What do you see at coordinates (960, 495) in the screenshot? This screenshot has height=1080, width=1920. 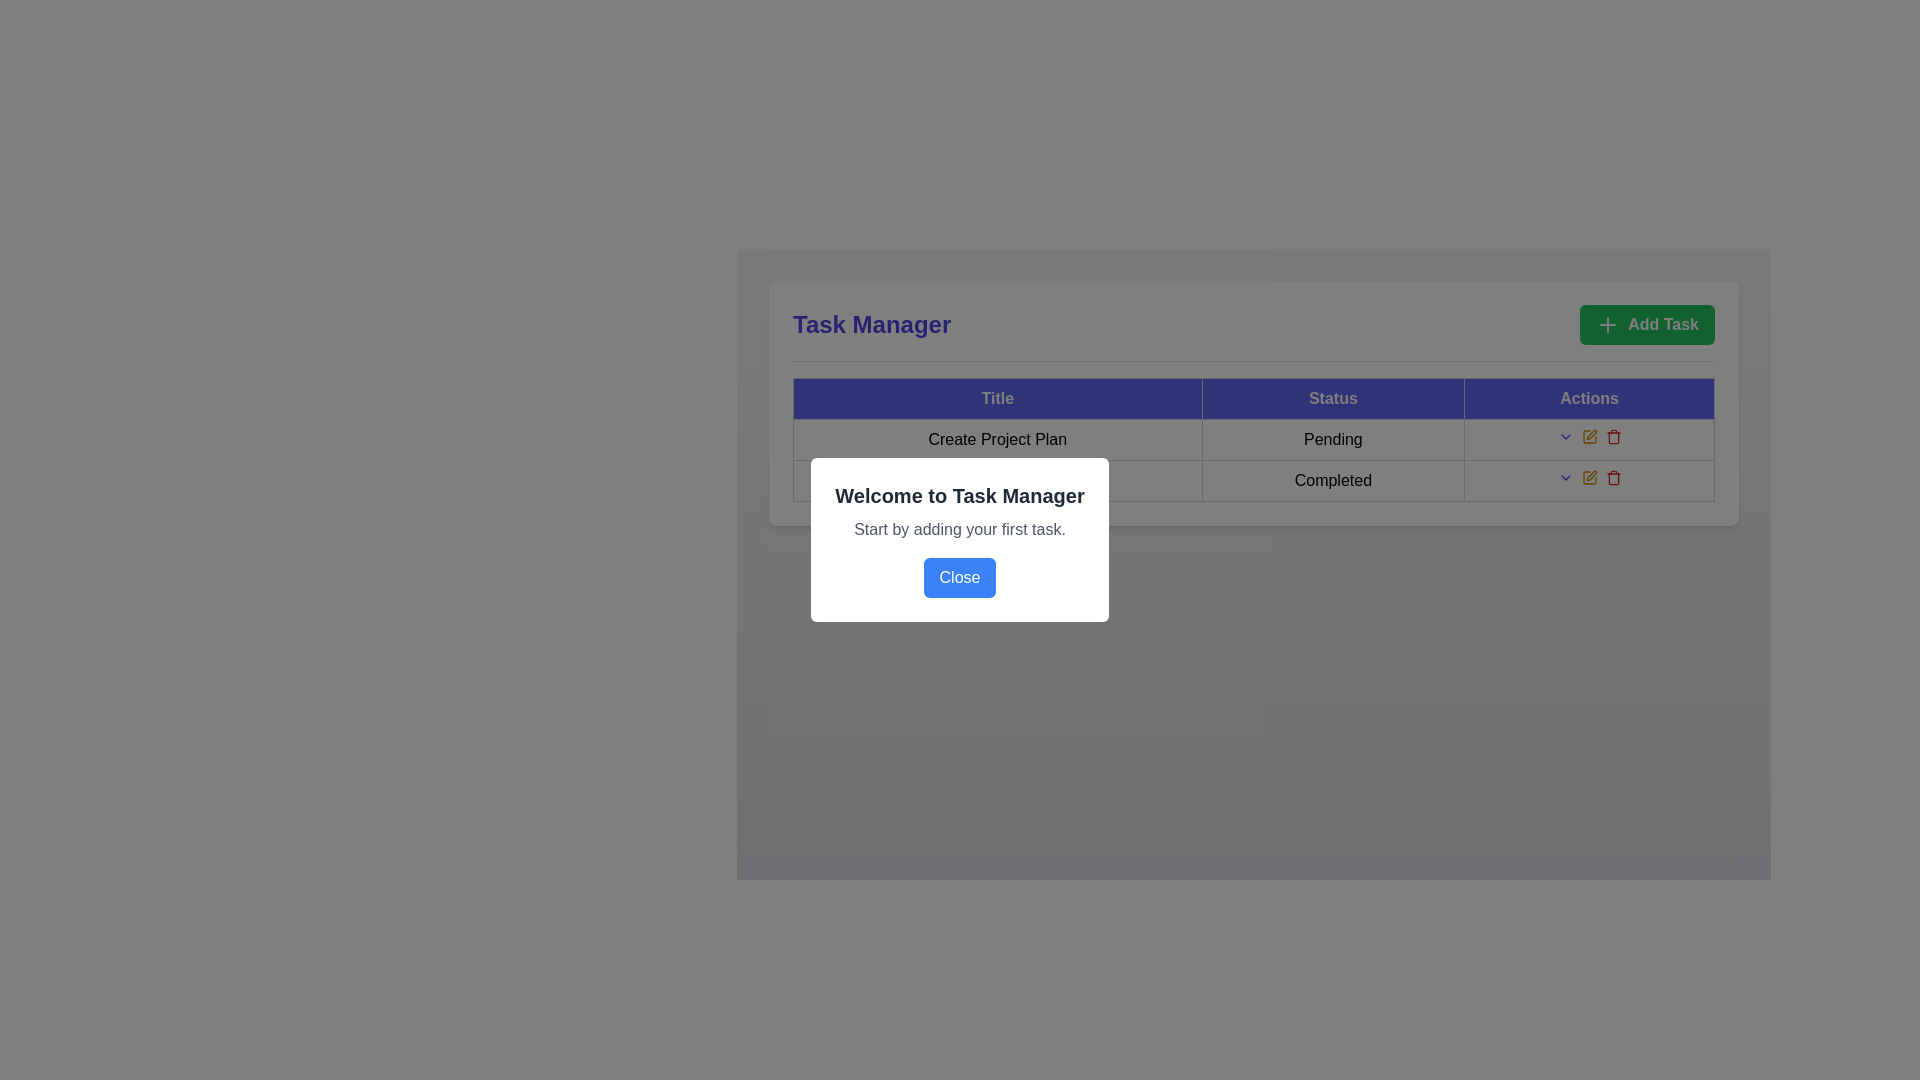 I see `the bold heading text 'Welcome to Task Manager' which is positioned at the top-center of the modal dialog` at bounding box center [960, 495].